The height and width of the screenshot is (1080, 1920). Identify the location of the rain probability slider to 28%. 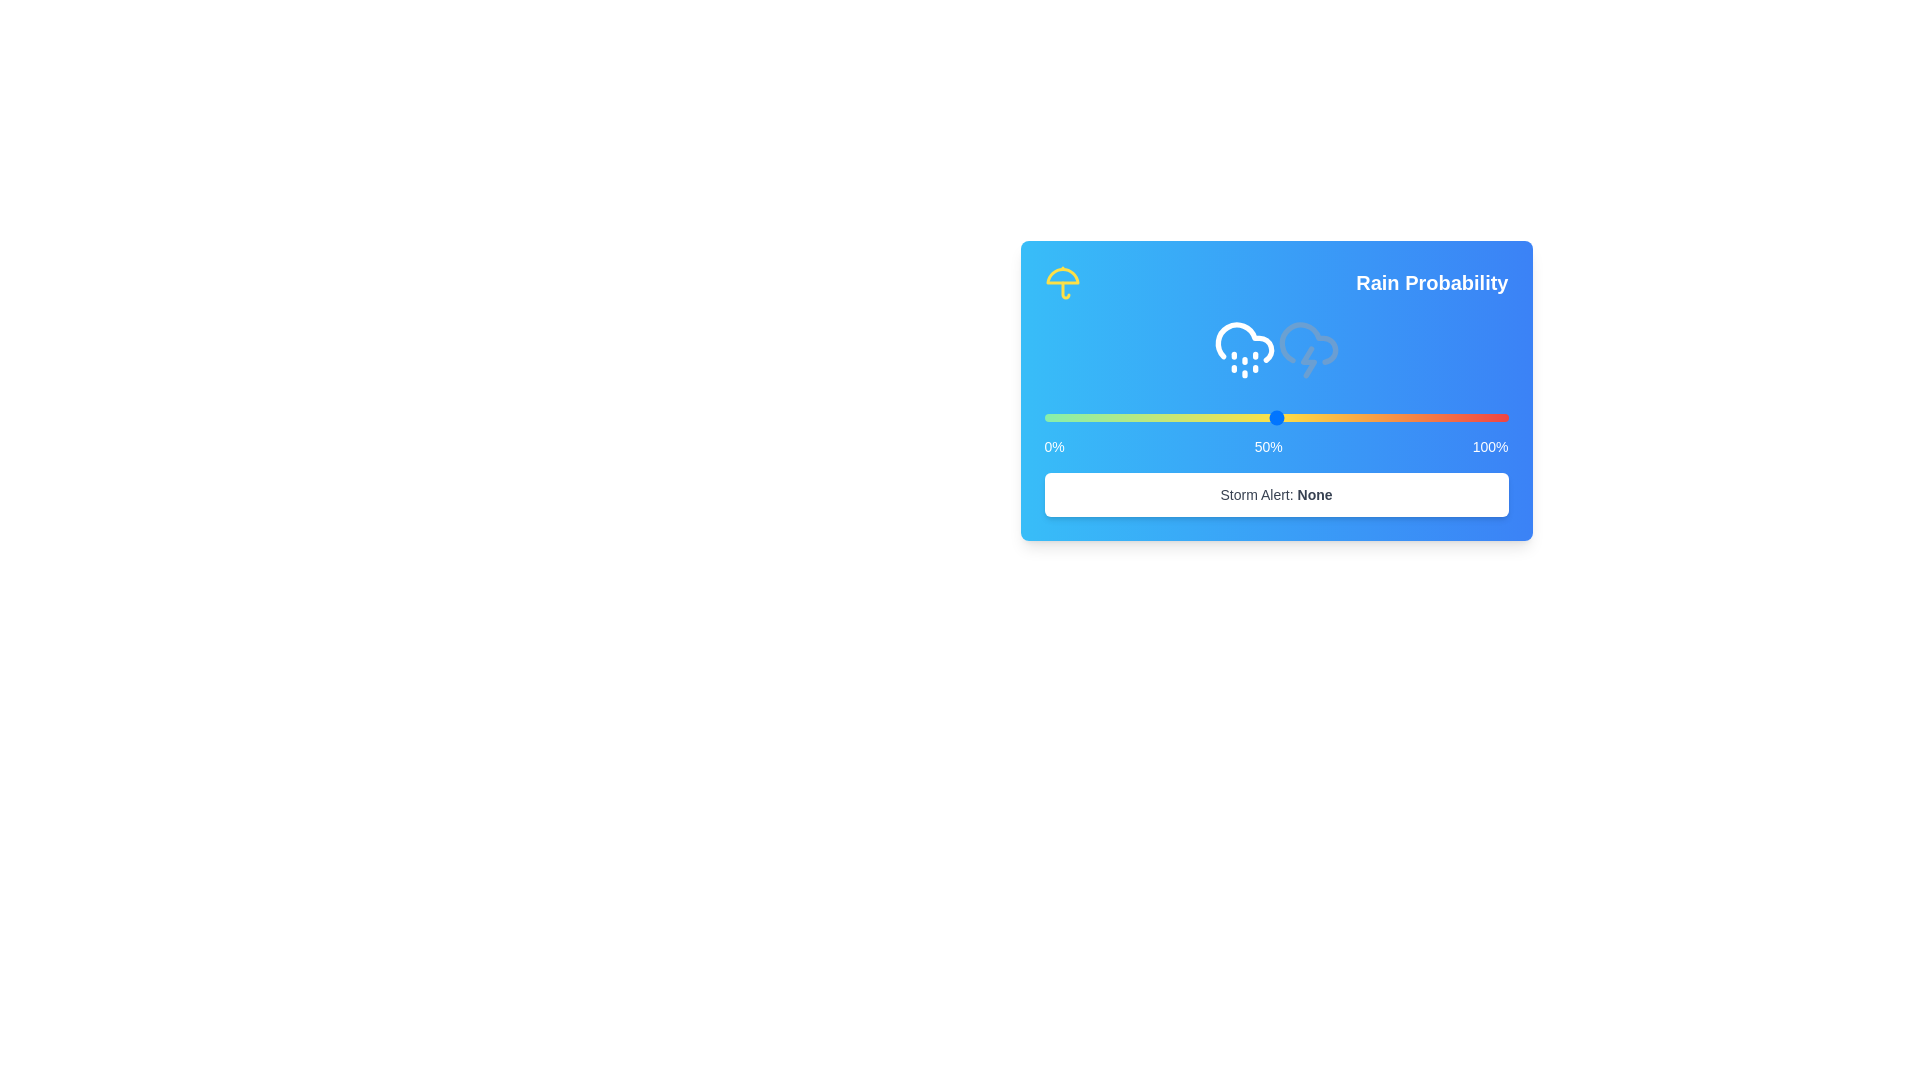
(1174, 416).